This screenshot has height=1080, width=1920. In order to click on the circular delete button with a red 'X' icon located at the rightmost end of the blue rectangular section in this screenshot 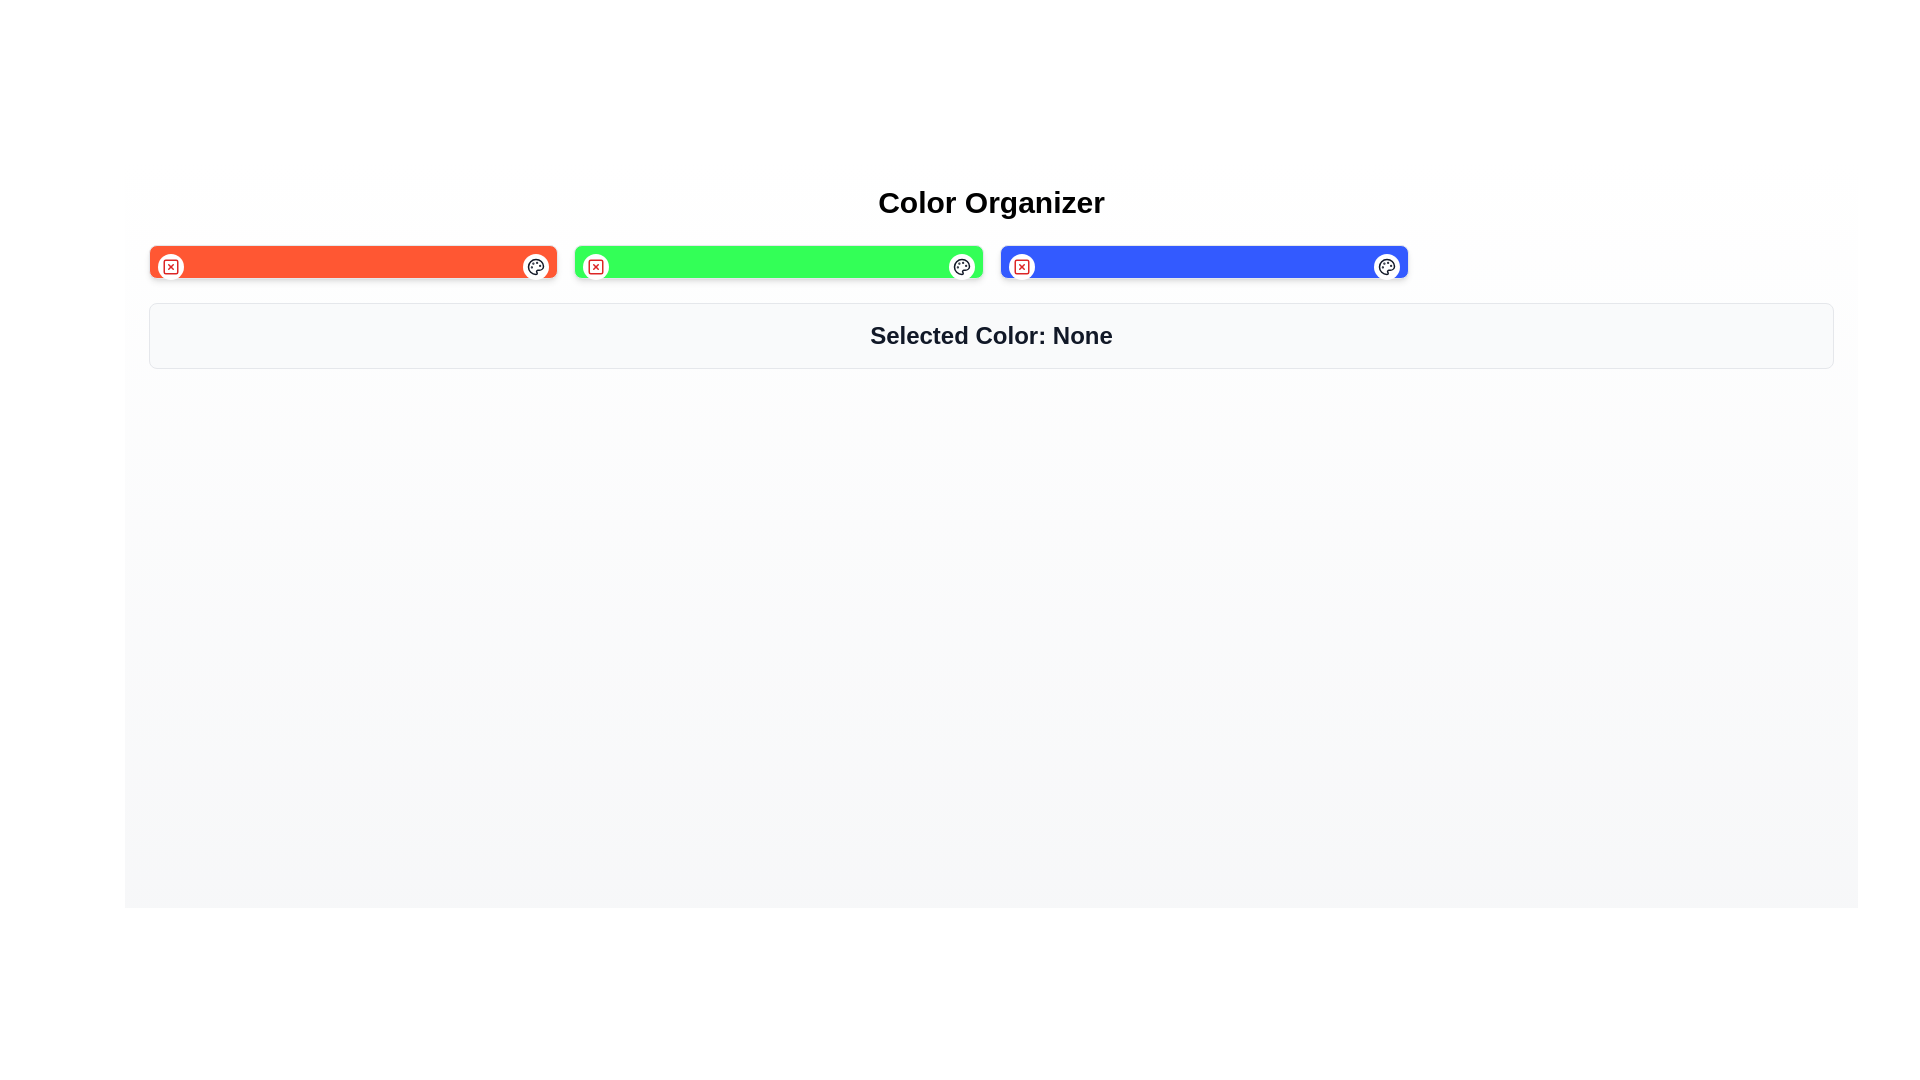, I will do `click(1021, 265)`.